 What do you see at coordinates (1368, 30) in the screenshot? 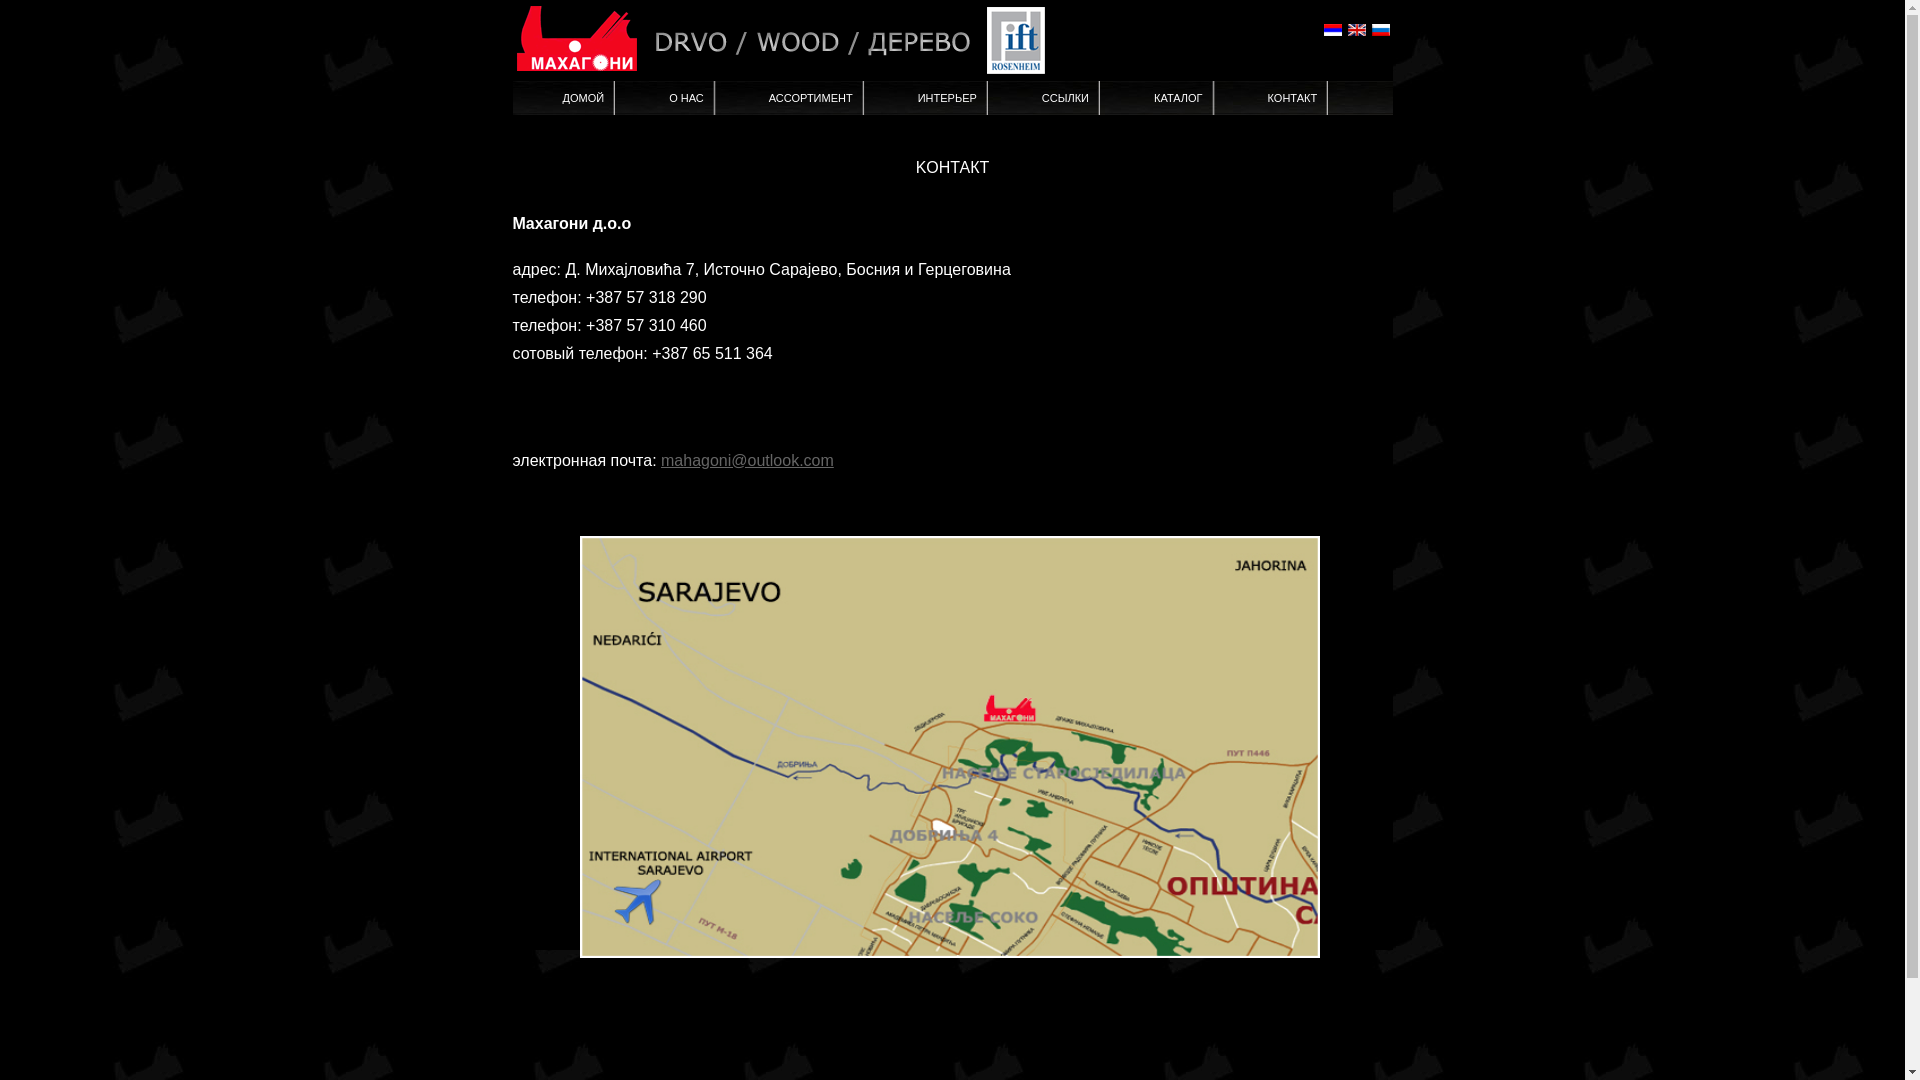
I see `'Russian '` at bounding box center [1368, 30].